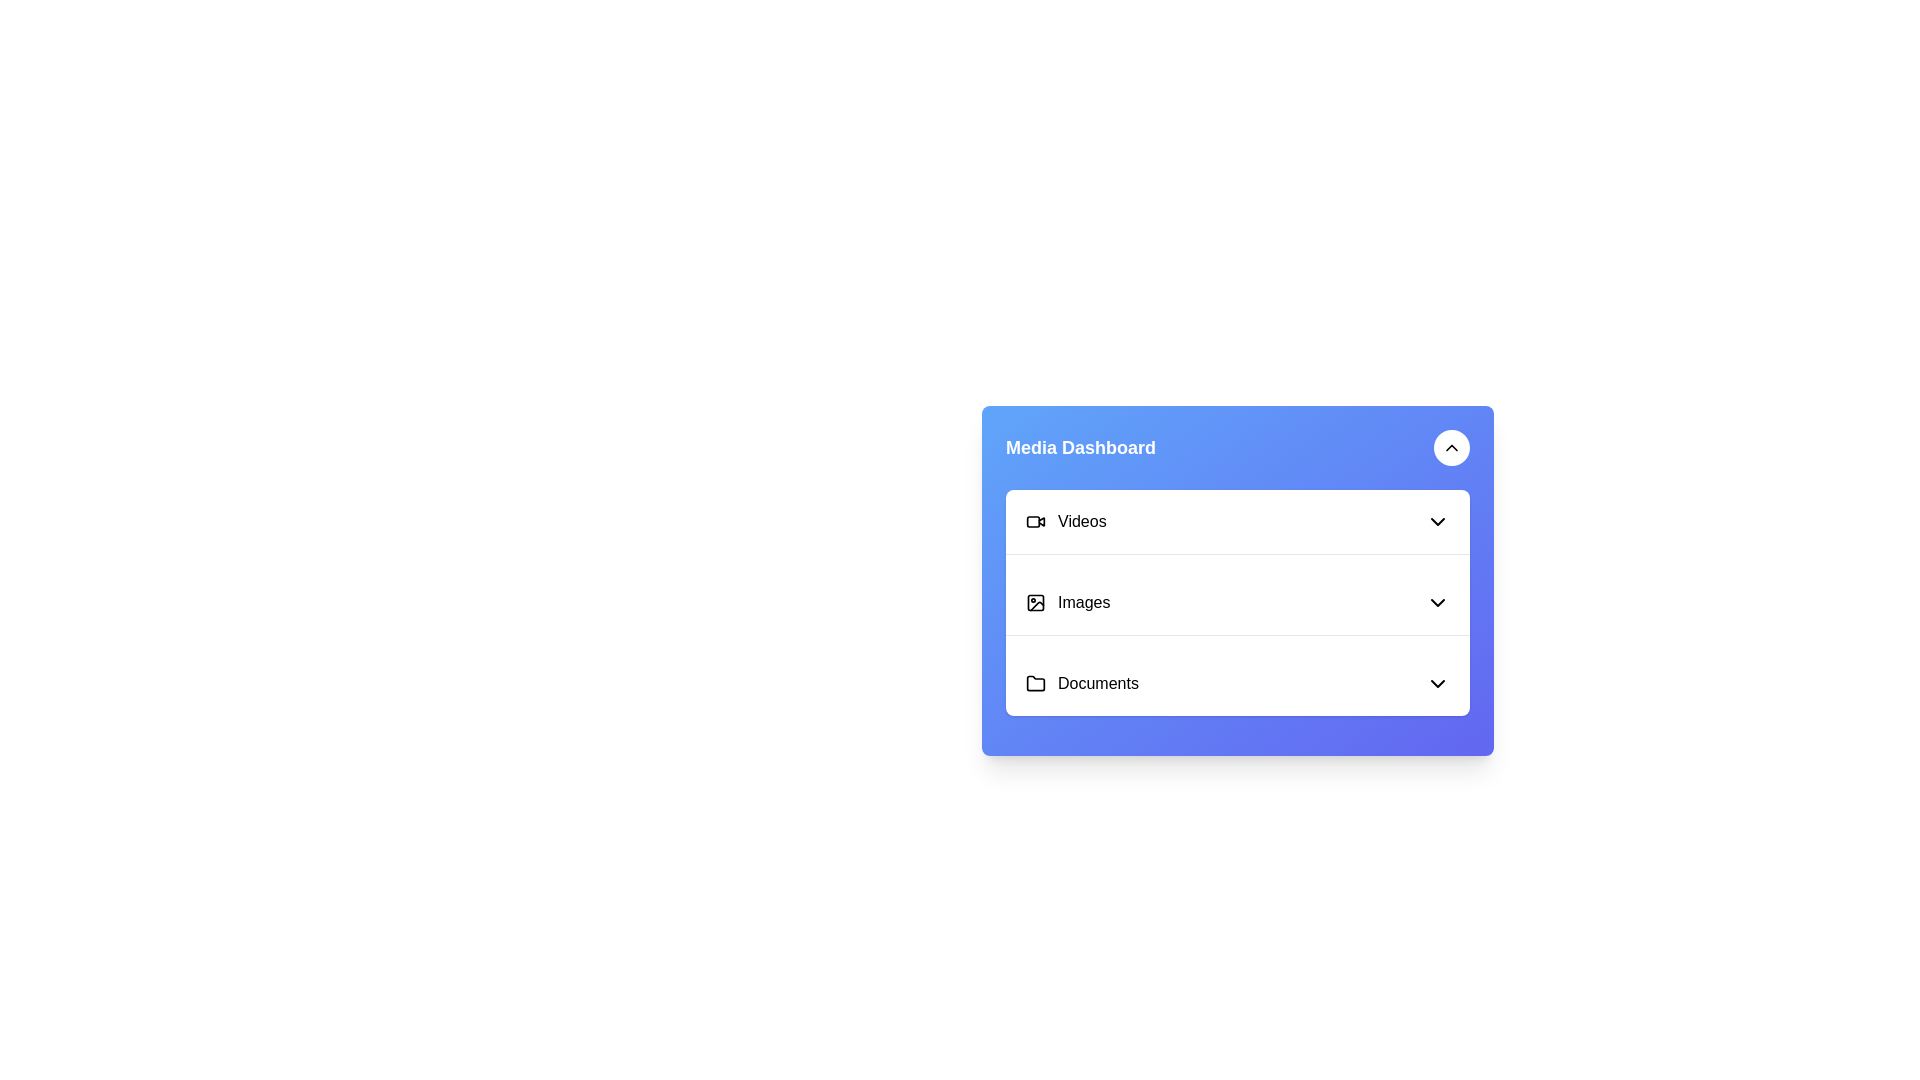 The width and height of the screenshot is (1920, 1080). Describe the element at coordinates (1437, 682) in the screenshot. I see `the chevron icon located at the far-right side of the 'Documents' section` at that location.